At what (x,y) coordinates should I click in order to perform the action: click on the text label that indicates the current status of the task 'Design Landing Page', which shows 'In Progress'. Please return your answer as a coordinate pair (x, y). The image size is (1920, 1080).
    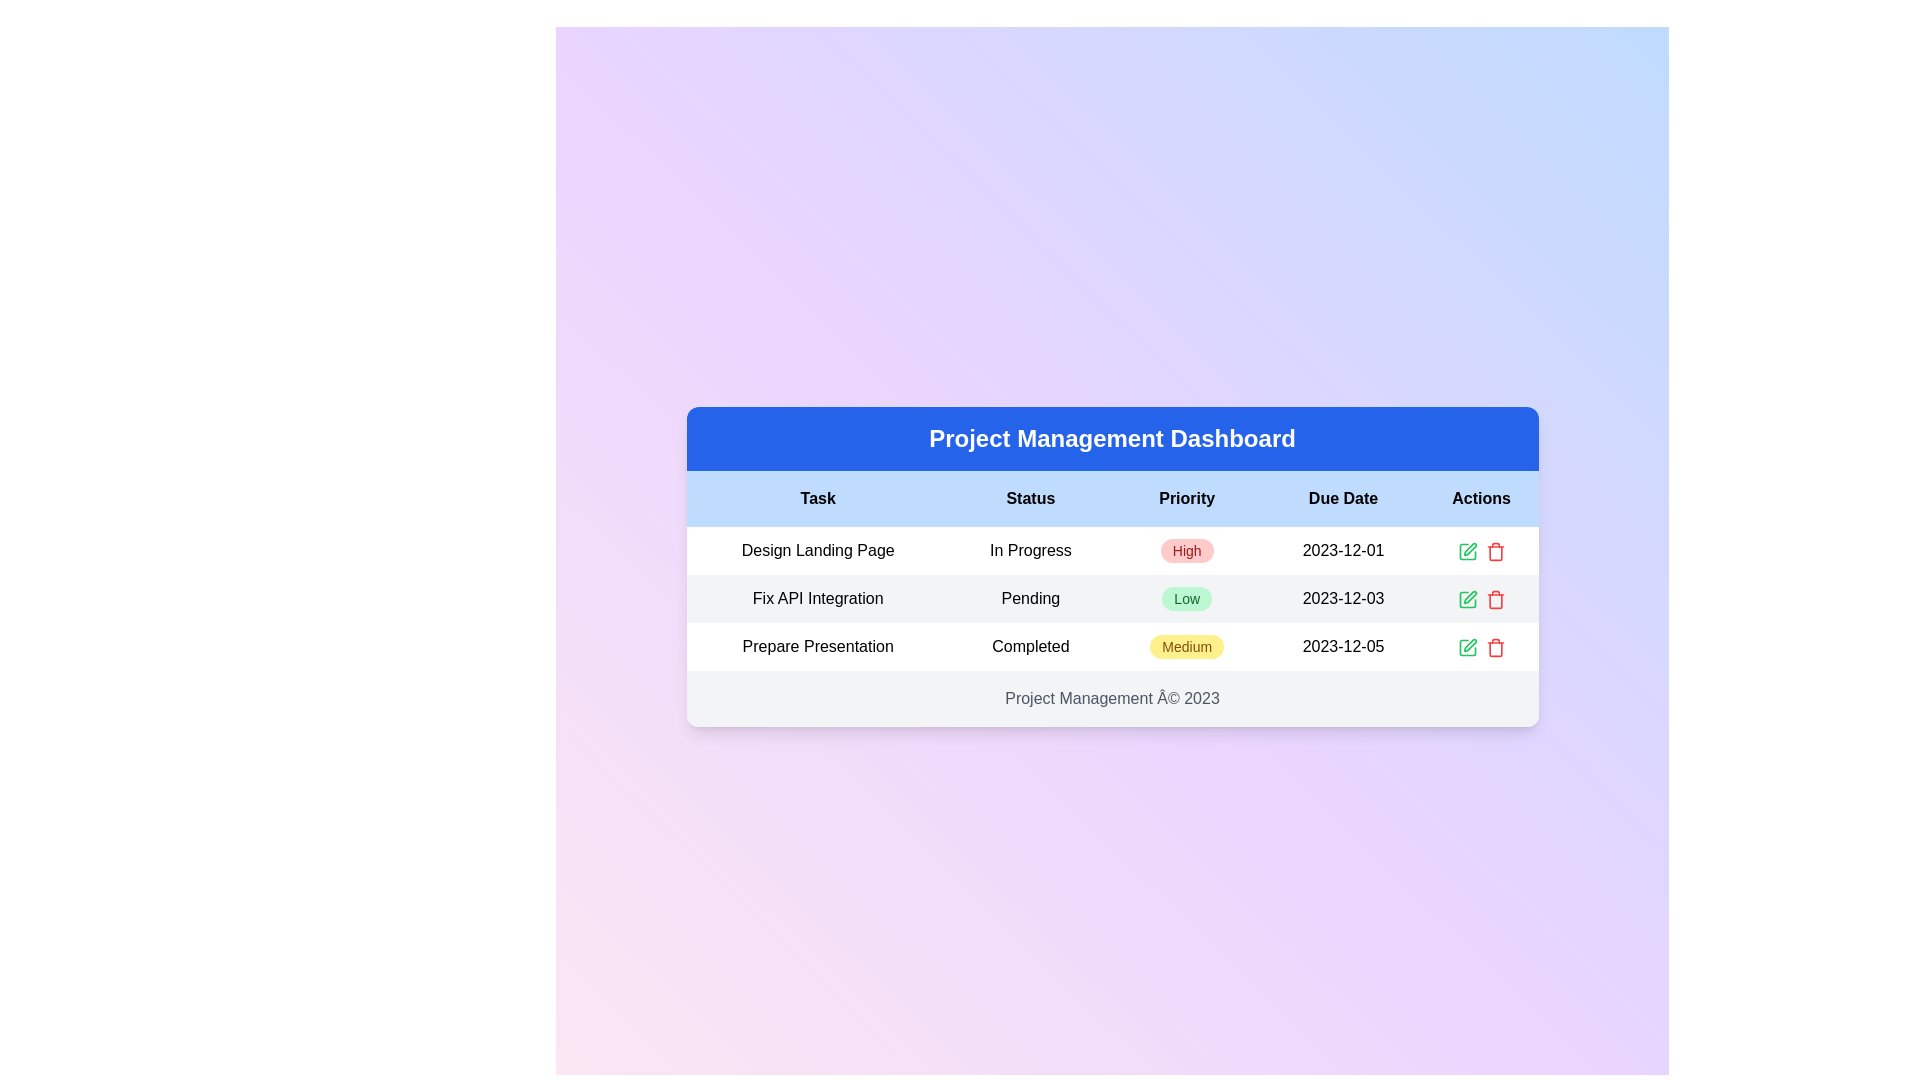
    Looking at the image, I should click on (1030, 551).